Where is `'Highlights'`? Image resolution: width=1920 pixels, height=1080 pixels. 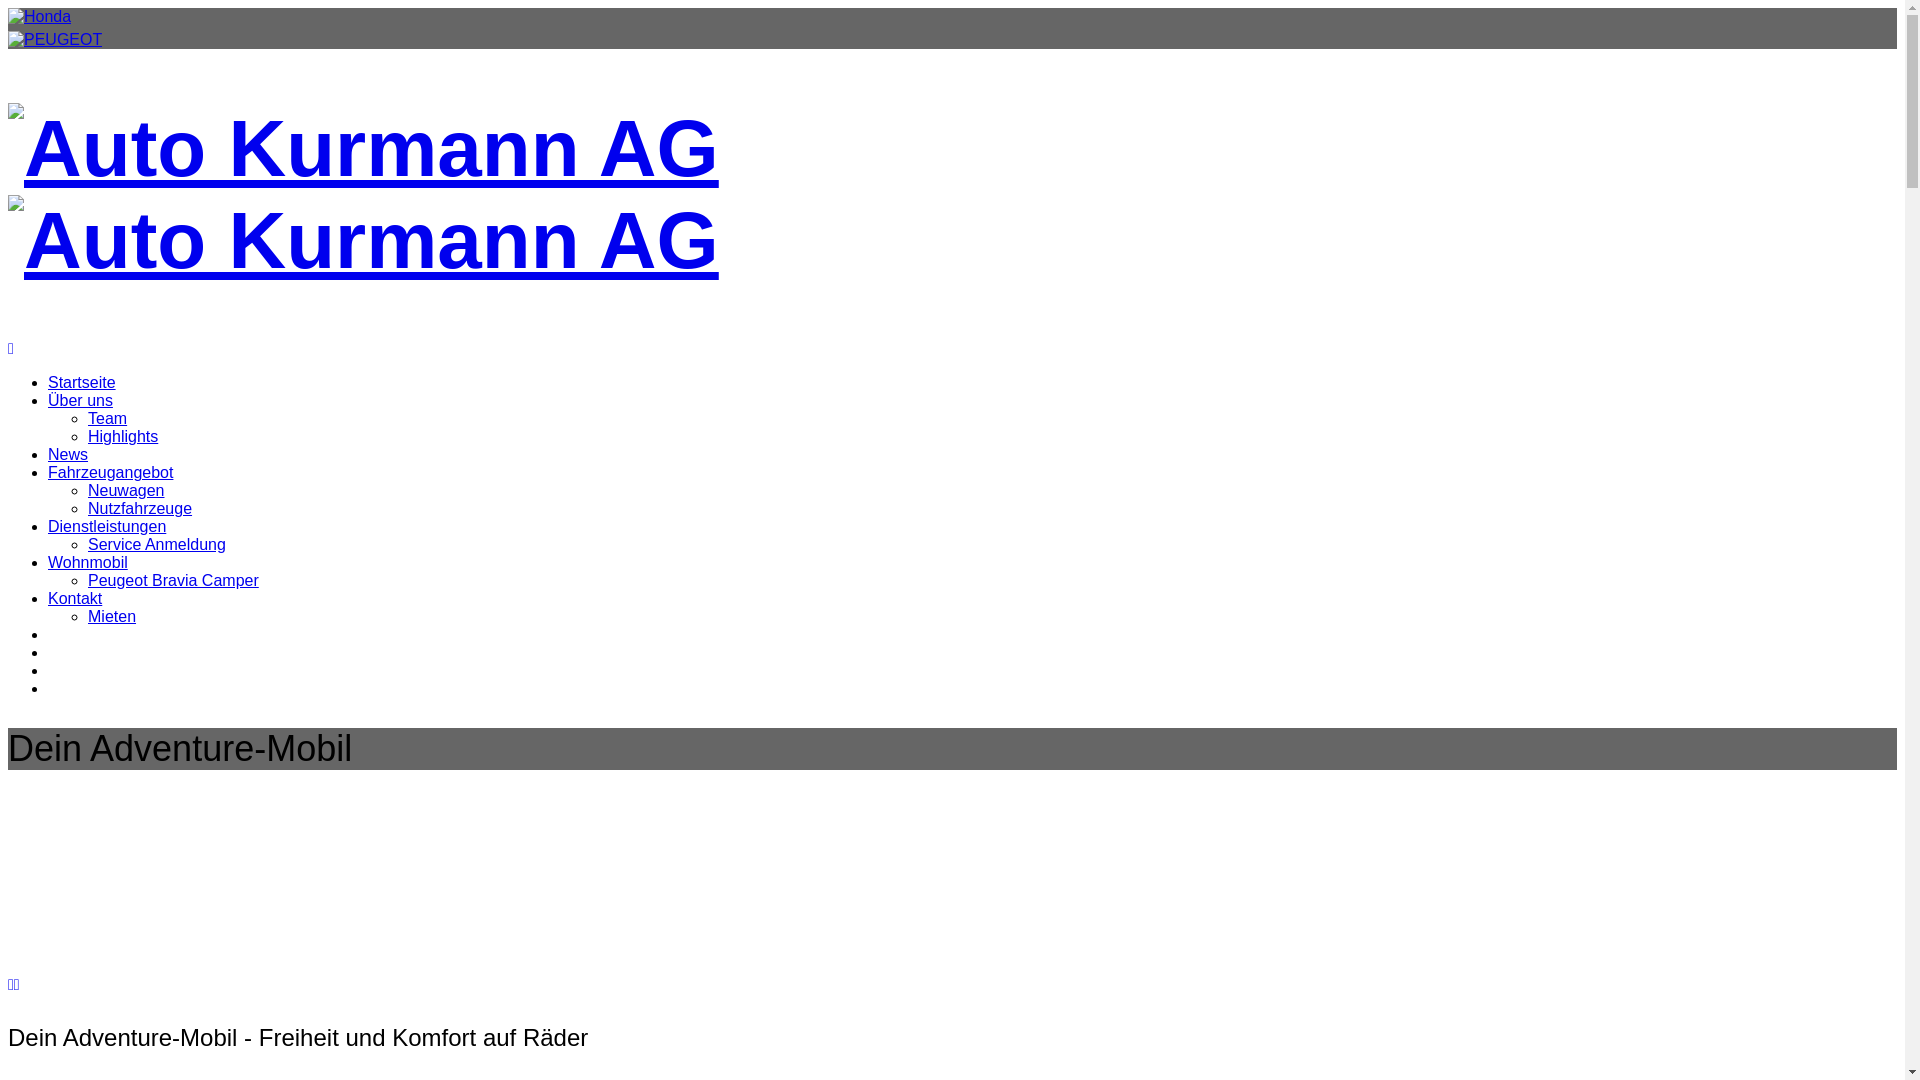 'Highlights' is located at coordinates (122, 435).